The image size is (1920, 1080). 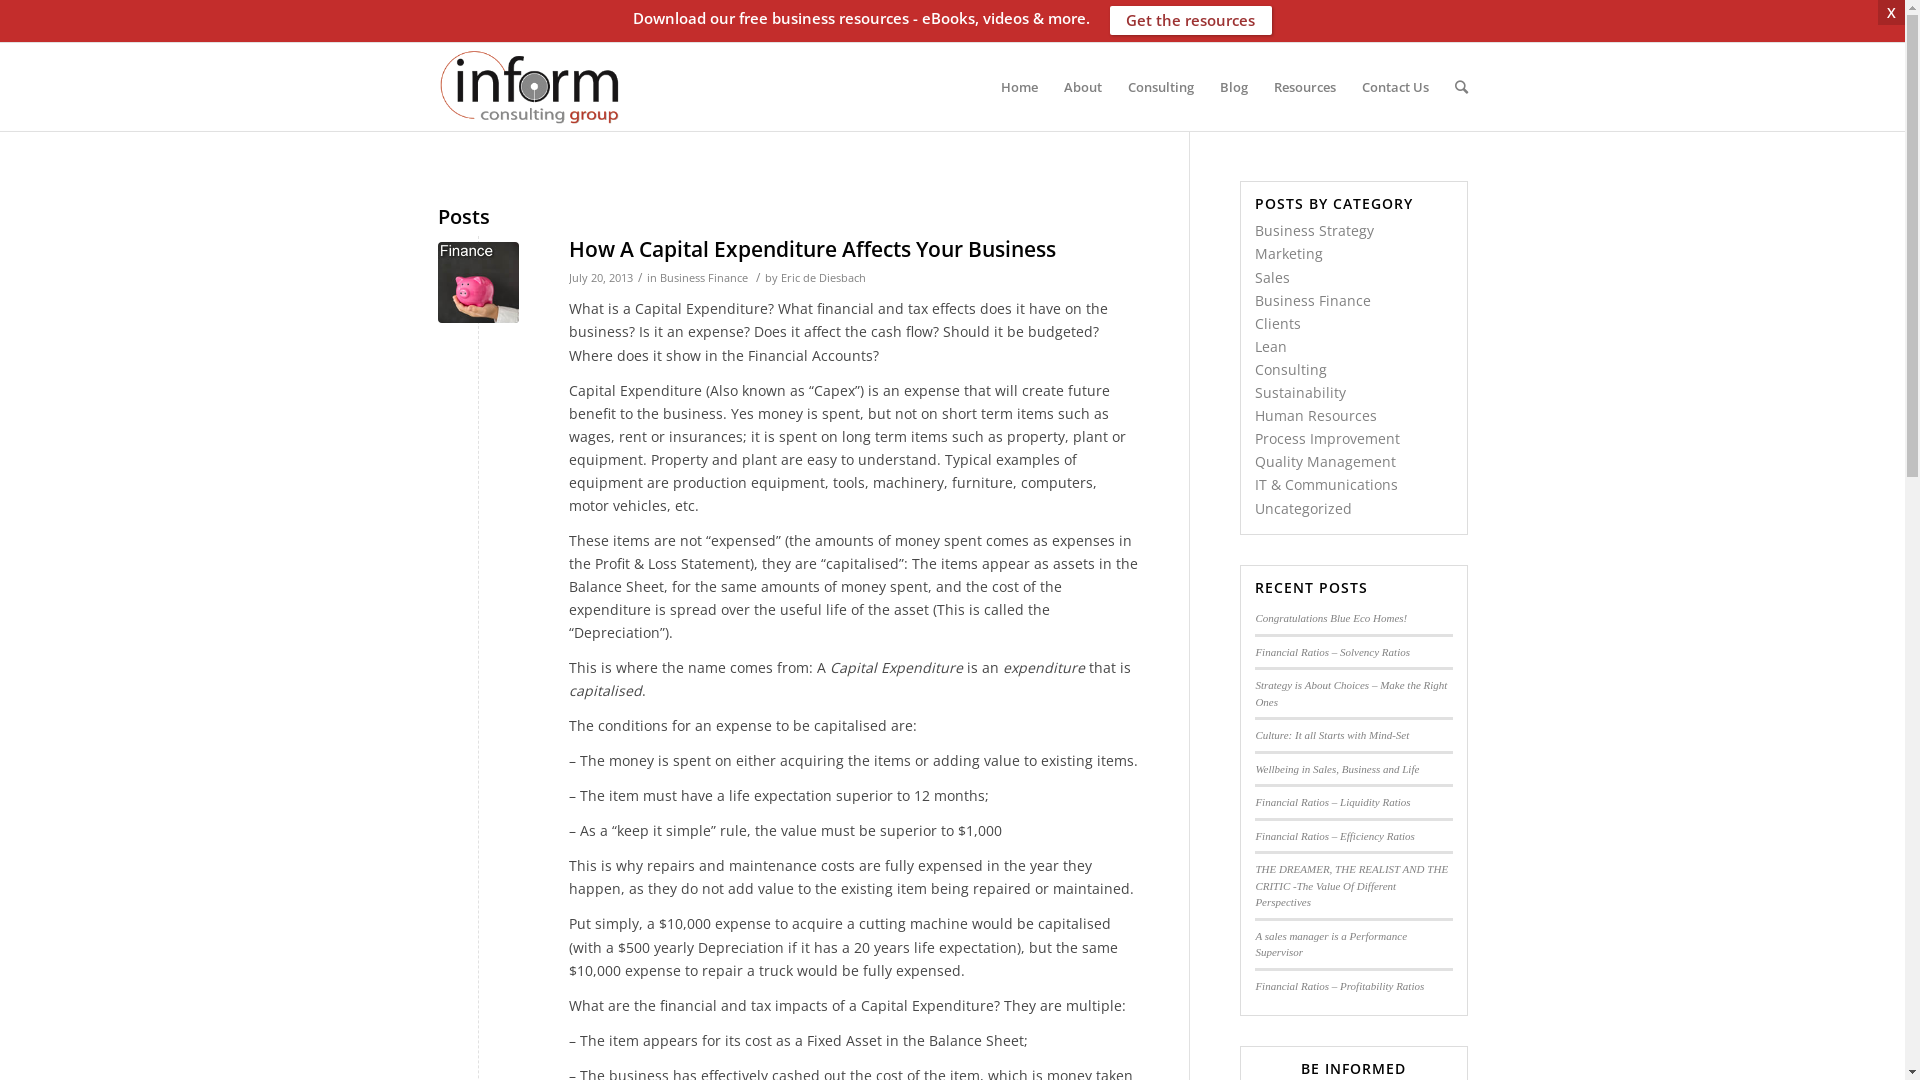 What do you see at coordinates (1890, 12) in the screenshot?
I see `'X'` at bounding box center [1890, 12].